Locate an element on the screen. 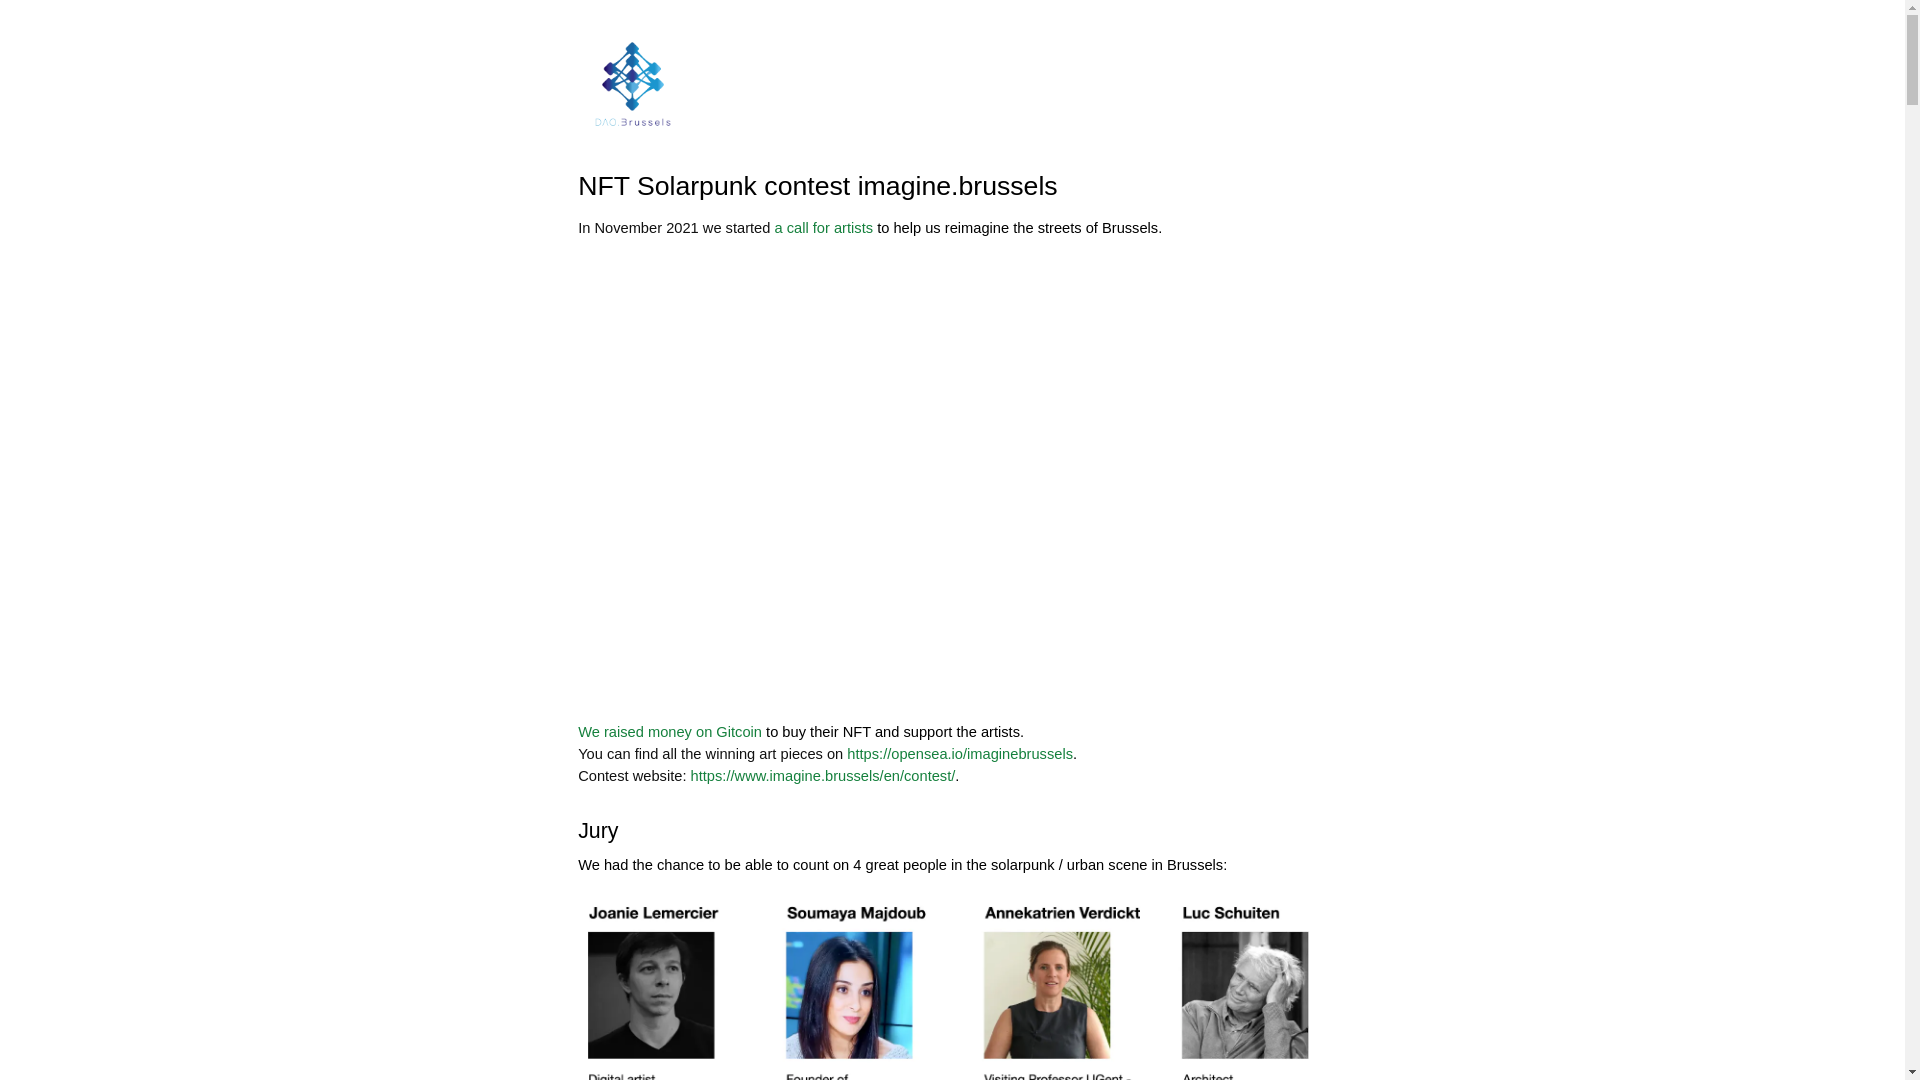  'a call for artists' is located at coordinates (823, 226).